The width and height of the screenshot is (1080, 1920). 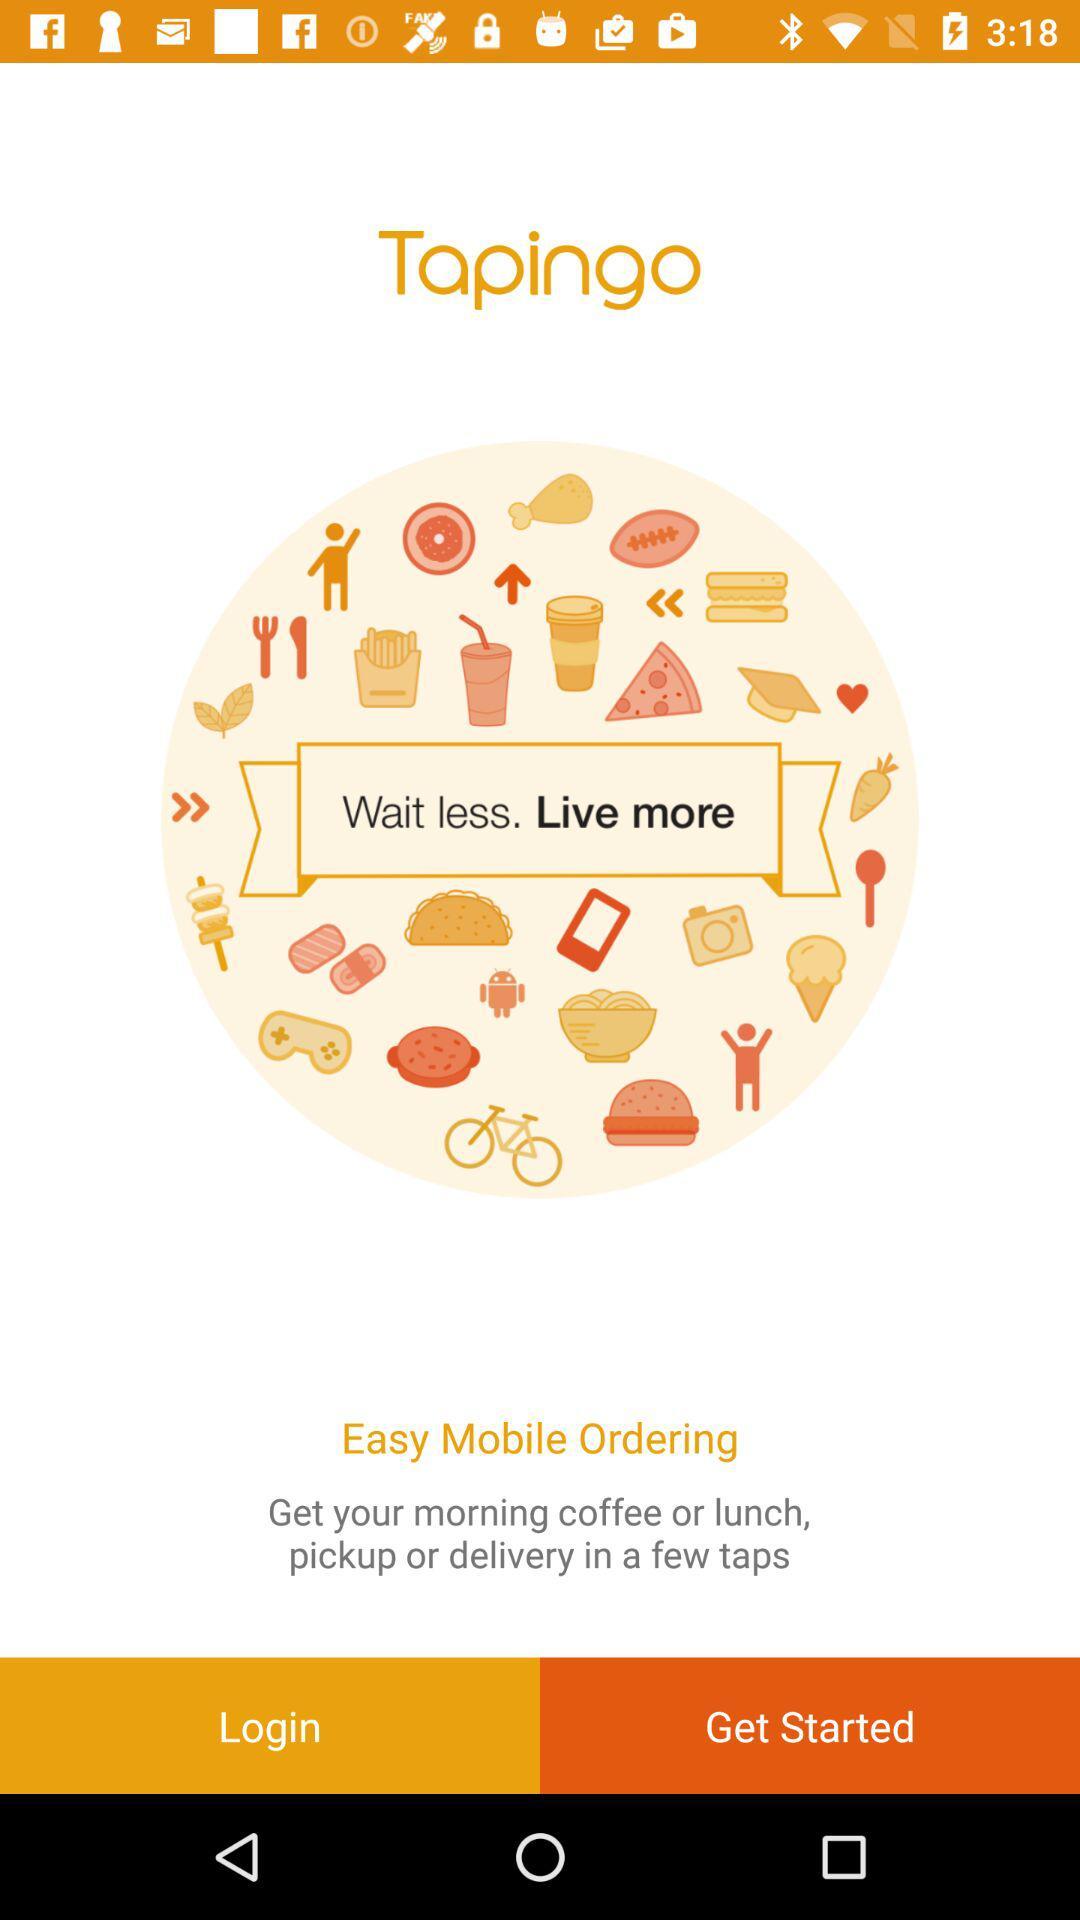 What do you see at coordinates (270, 1724) in the screenshot?
I see `the item below the get your morning` at bounding box center [270, 1724].